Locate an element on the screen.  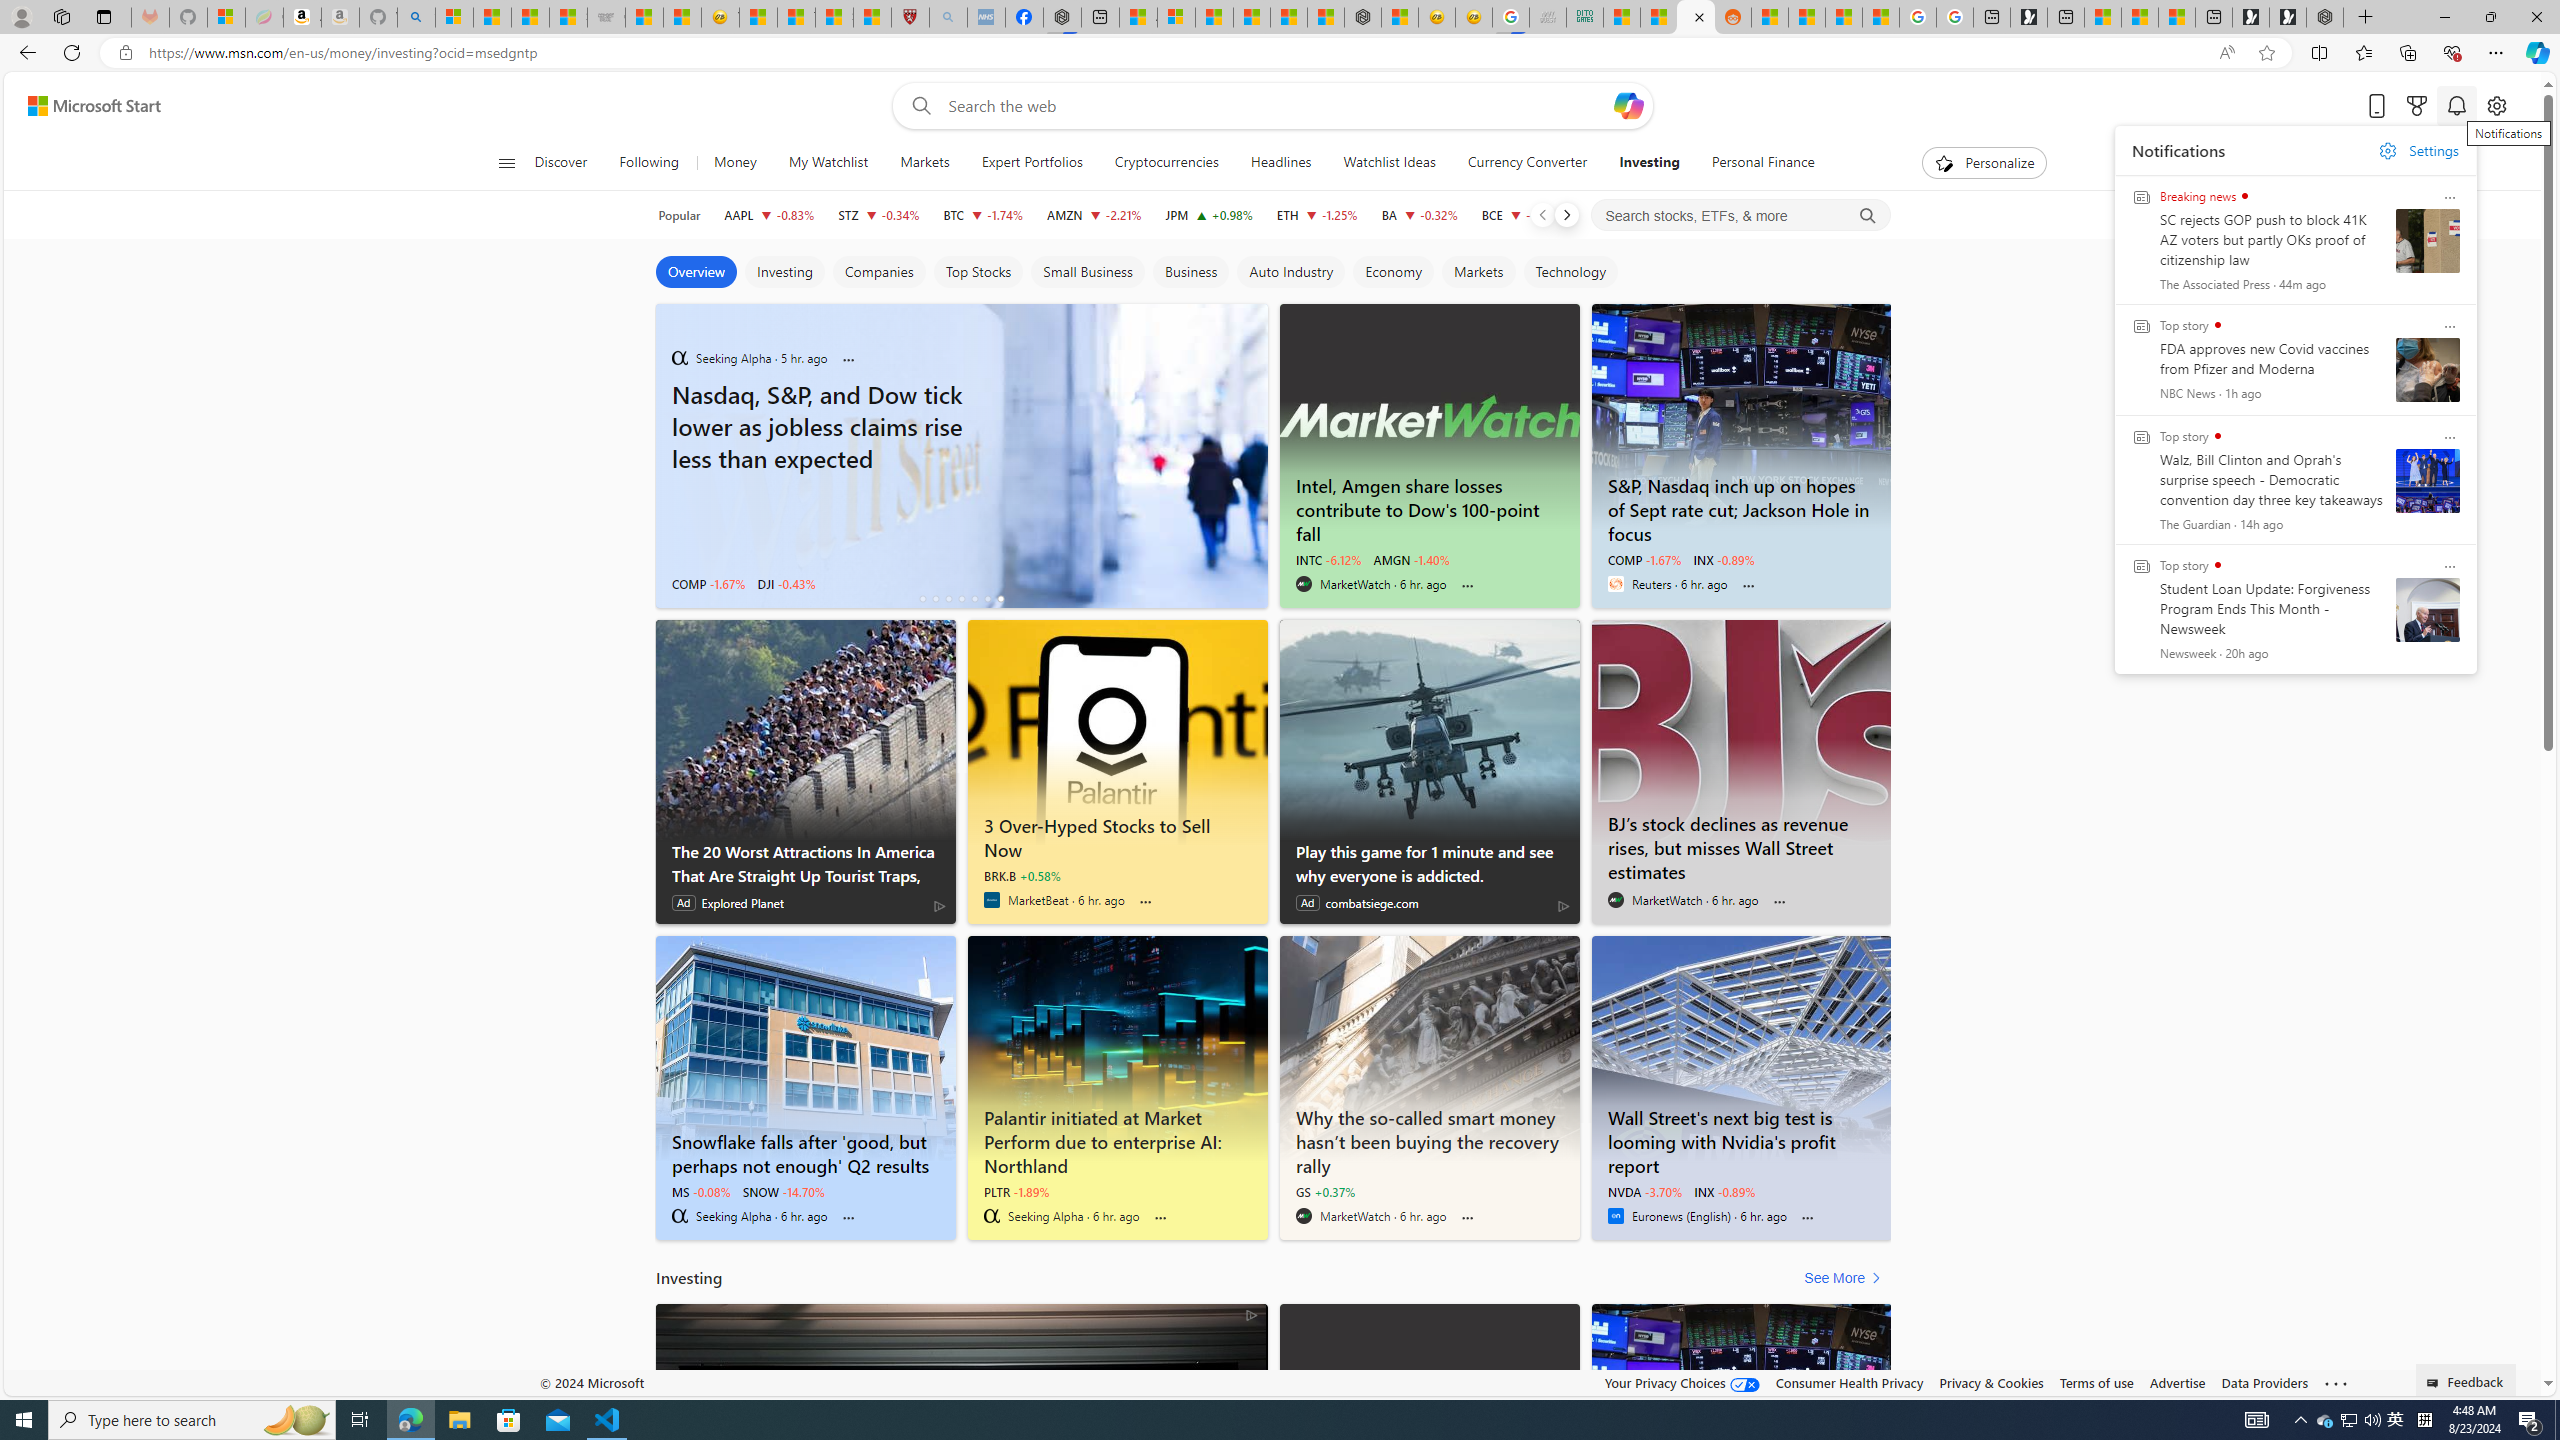
'ETH Ethereum decrease 2,611.71 -32.54 -1.25%' is located at coordinates (1316, 214).